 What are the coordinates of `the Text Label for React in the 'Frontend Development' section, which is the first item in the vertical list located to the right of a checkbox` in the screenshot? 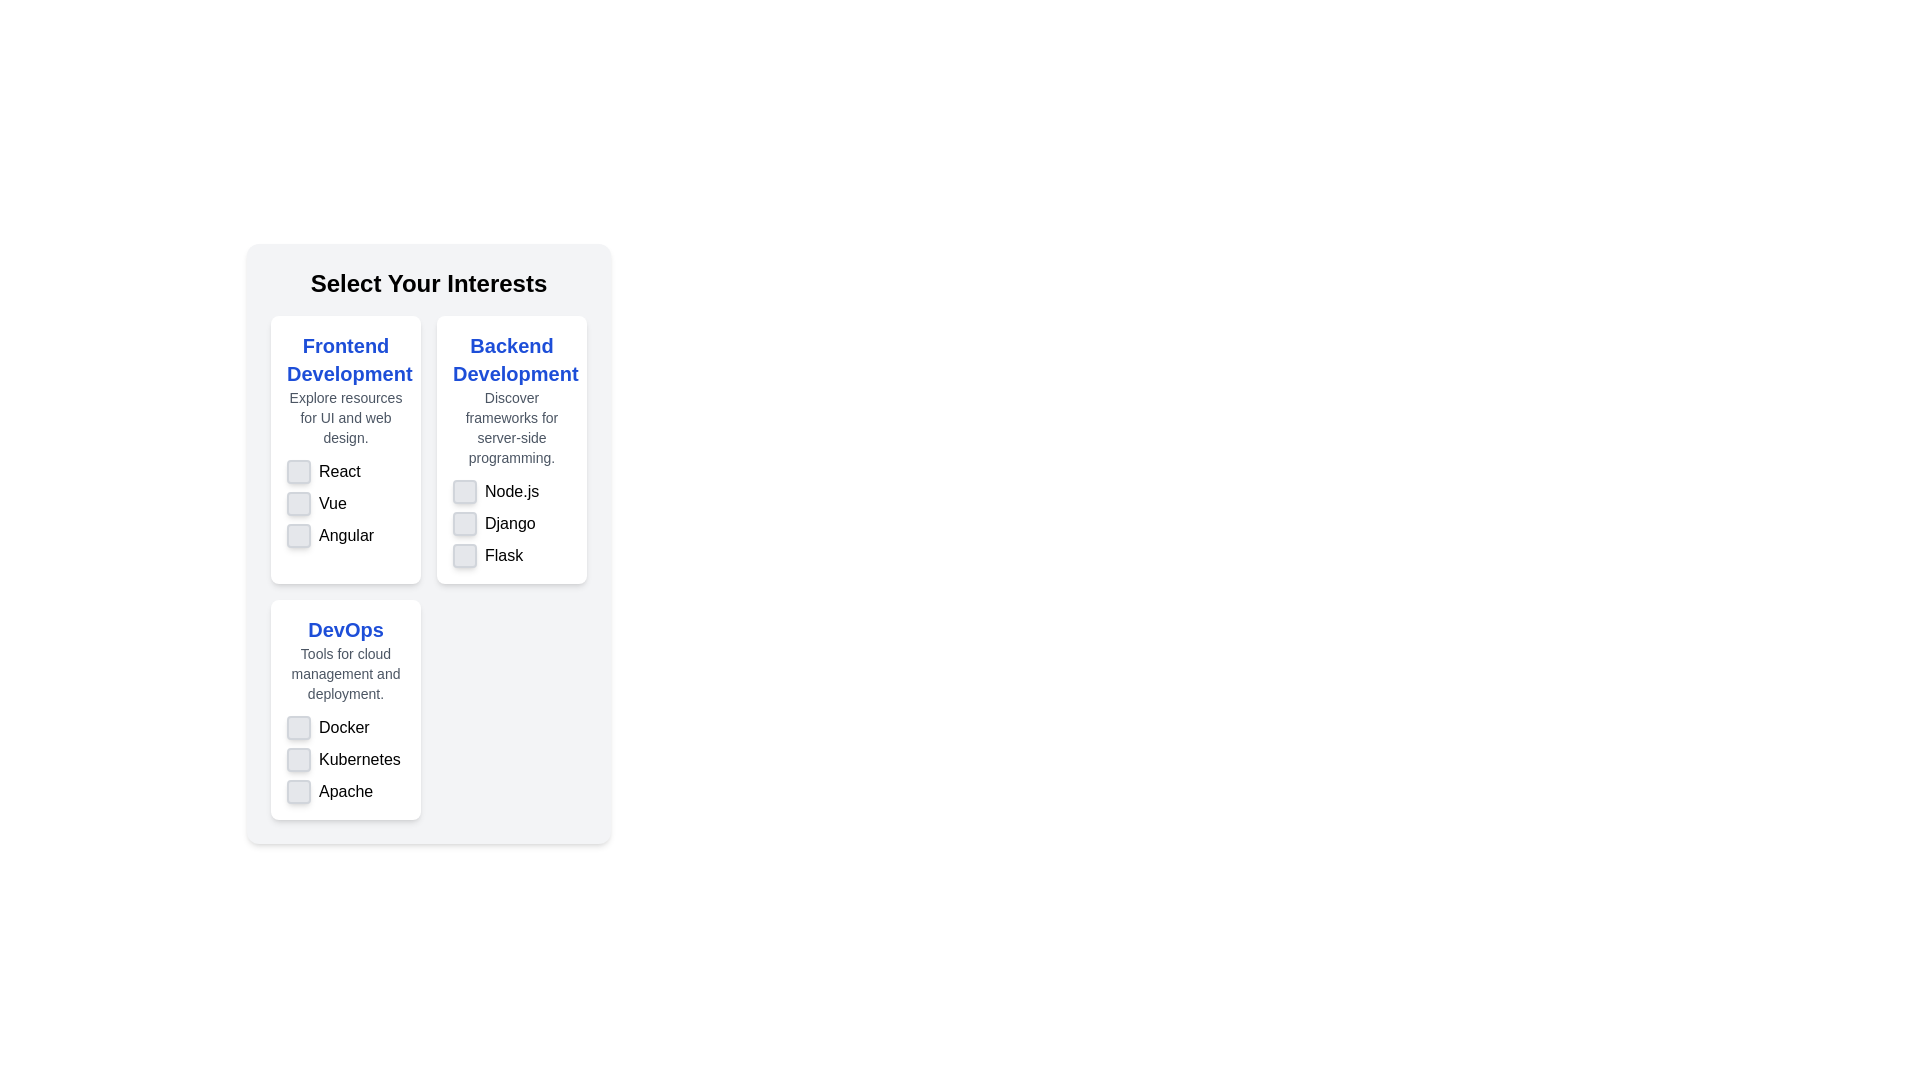 It's located at (339, 471).